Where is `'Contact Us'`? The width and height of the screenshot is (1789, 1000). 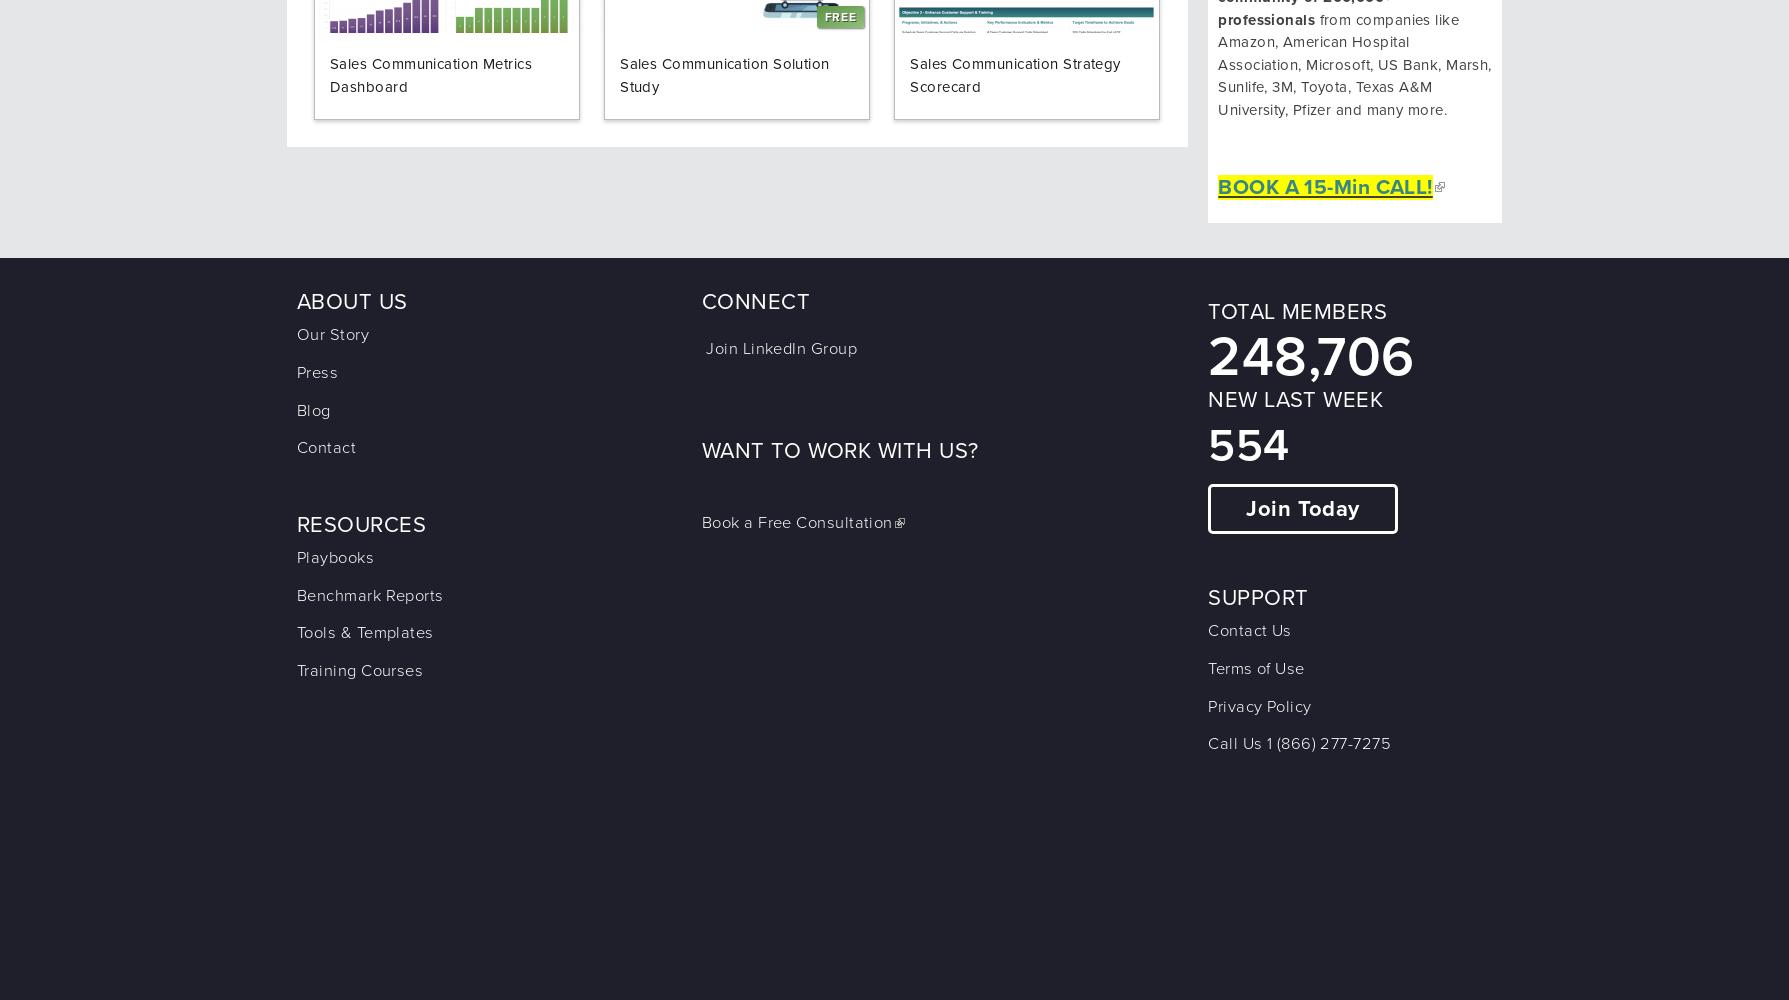
'Contact Us' is located at coordinates (1249, 631).